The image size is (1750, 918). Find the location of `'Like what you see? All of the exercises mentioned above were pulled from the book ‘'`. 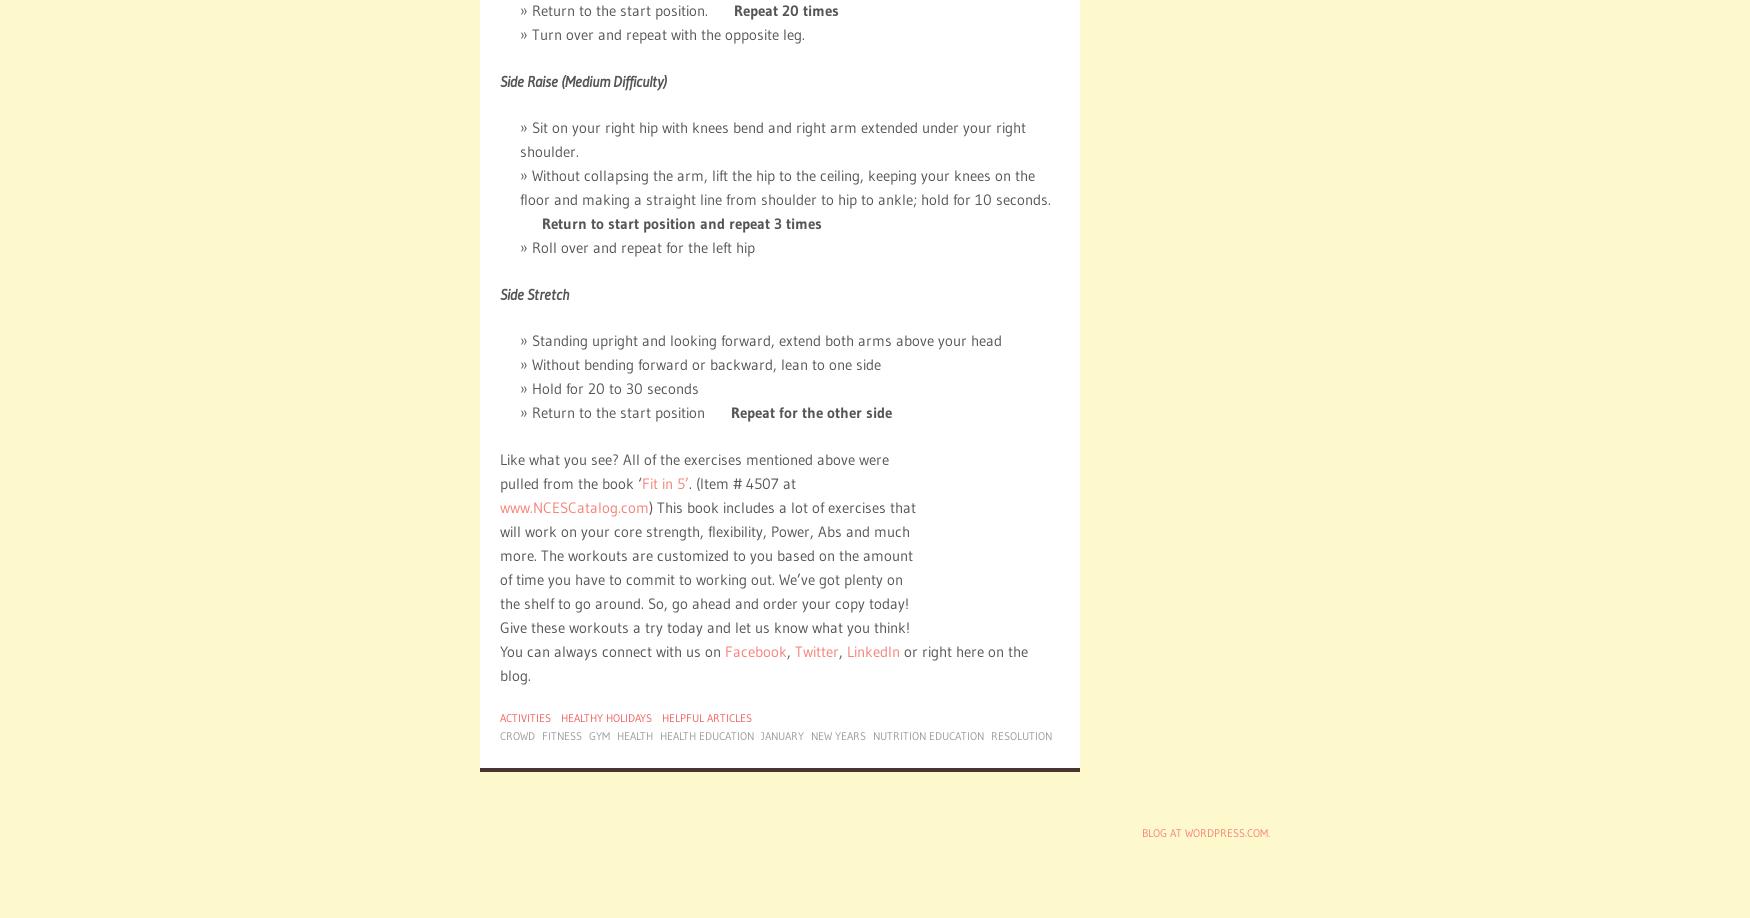

'Like what you see? All of the exercises mentioned above were pulled from the book ‘' is located at coordinates (694, 470).